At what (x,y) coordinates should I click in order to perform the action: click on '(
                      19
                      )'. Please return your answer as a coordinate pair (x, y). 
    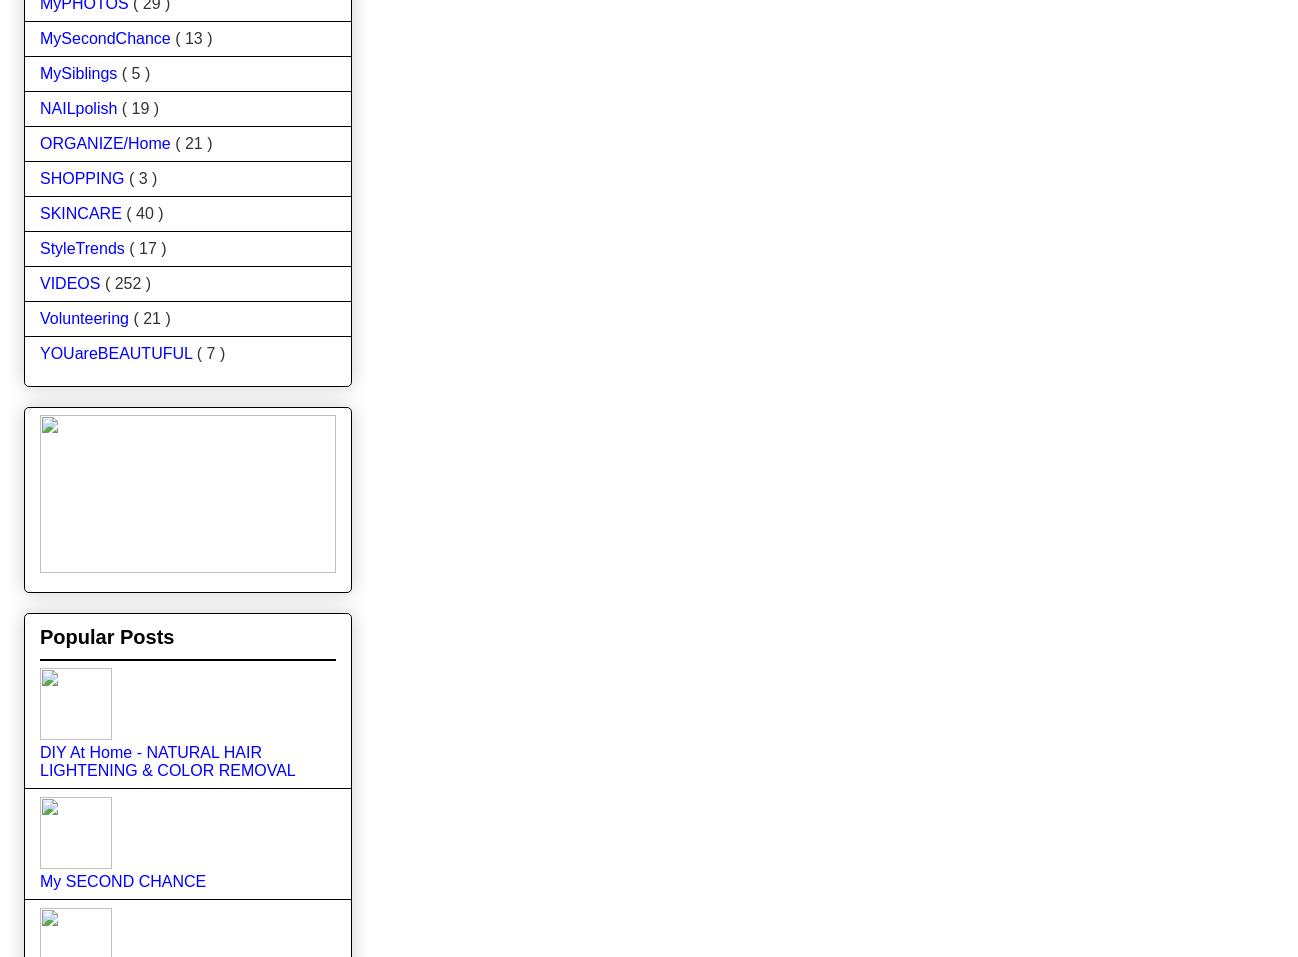
    Looking at the image, I should click on (139, 107).